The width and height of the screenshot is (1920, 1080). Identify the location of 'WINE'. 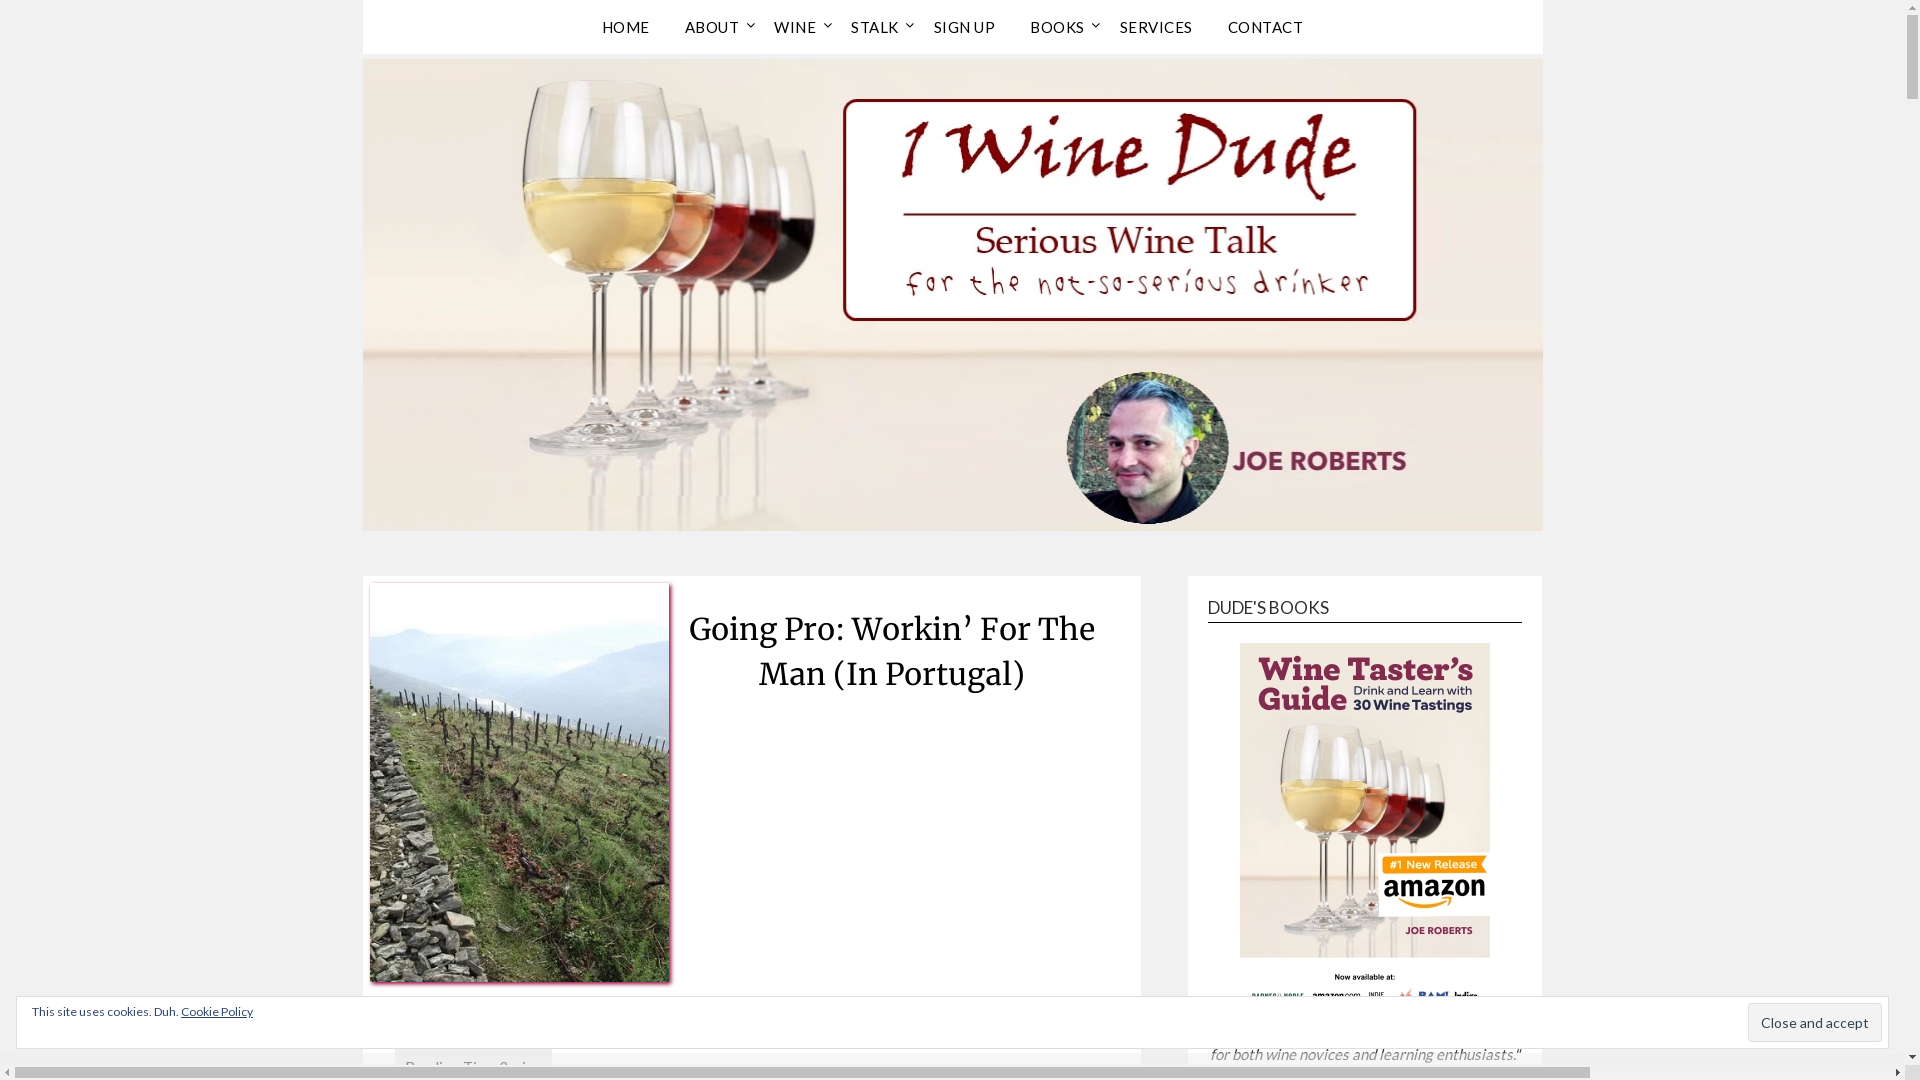
(794, 27).